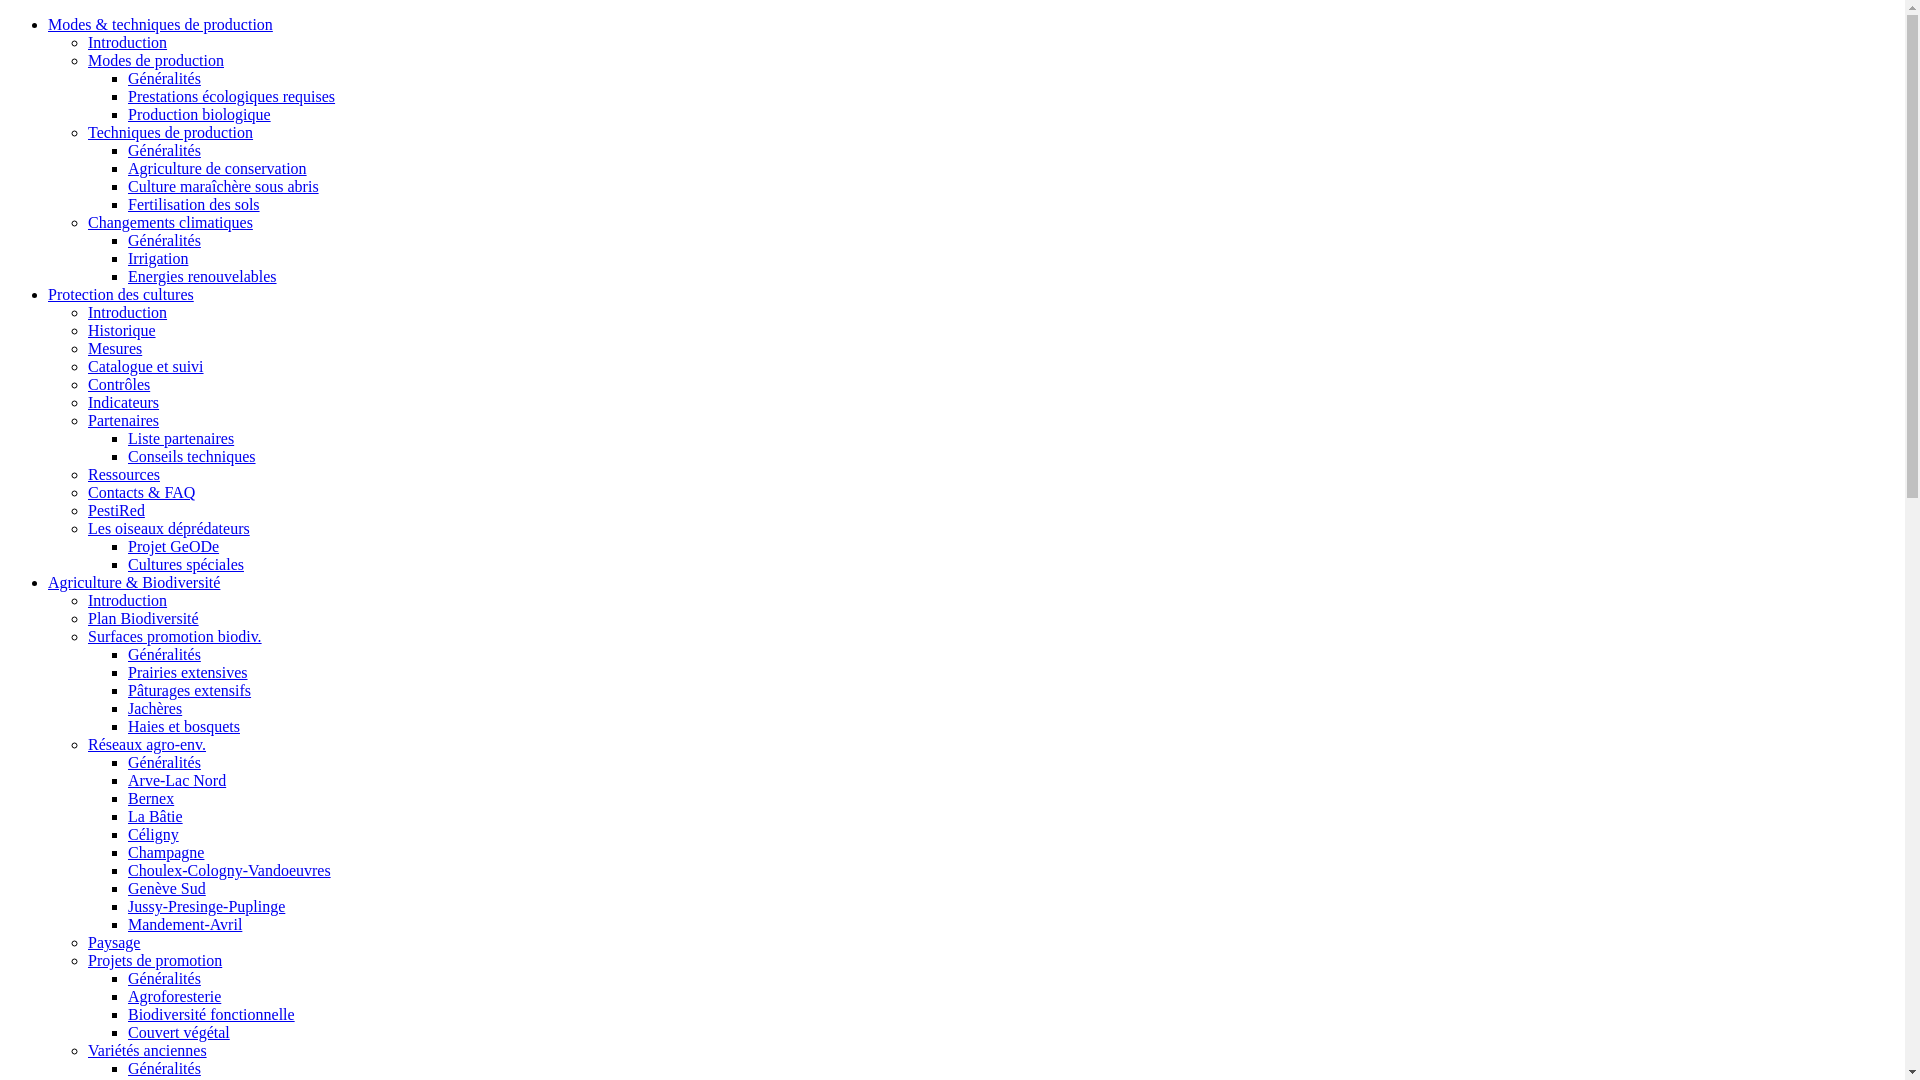 Image resolution: width=1920 pixels, height=1080 pixels. What do you see at coordinates (177, 779) in the screenshot?
I see `'Arve-Lac Nord'` at bounding box center [177, 779].